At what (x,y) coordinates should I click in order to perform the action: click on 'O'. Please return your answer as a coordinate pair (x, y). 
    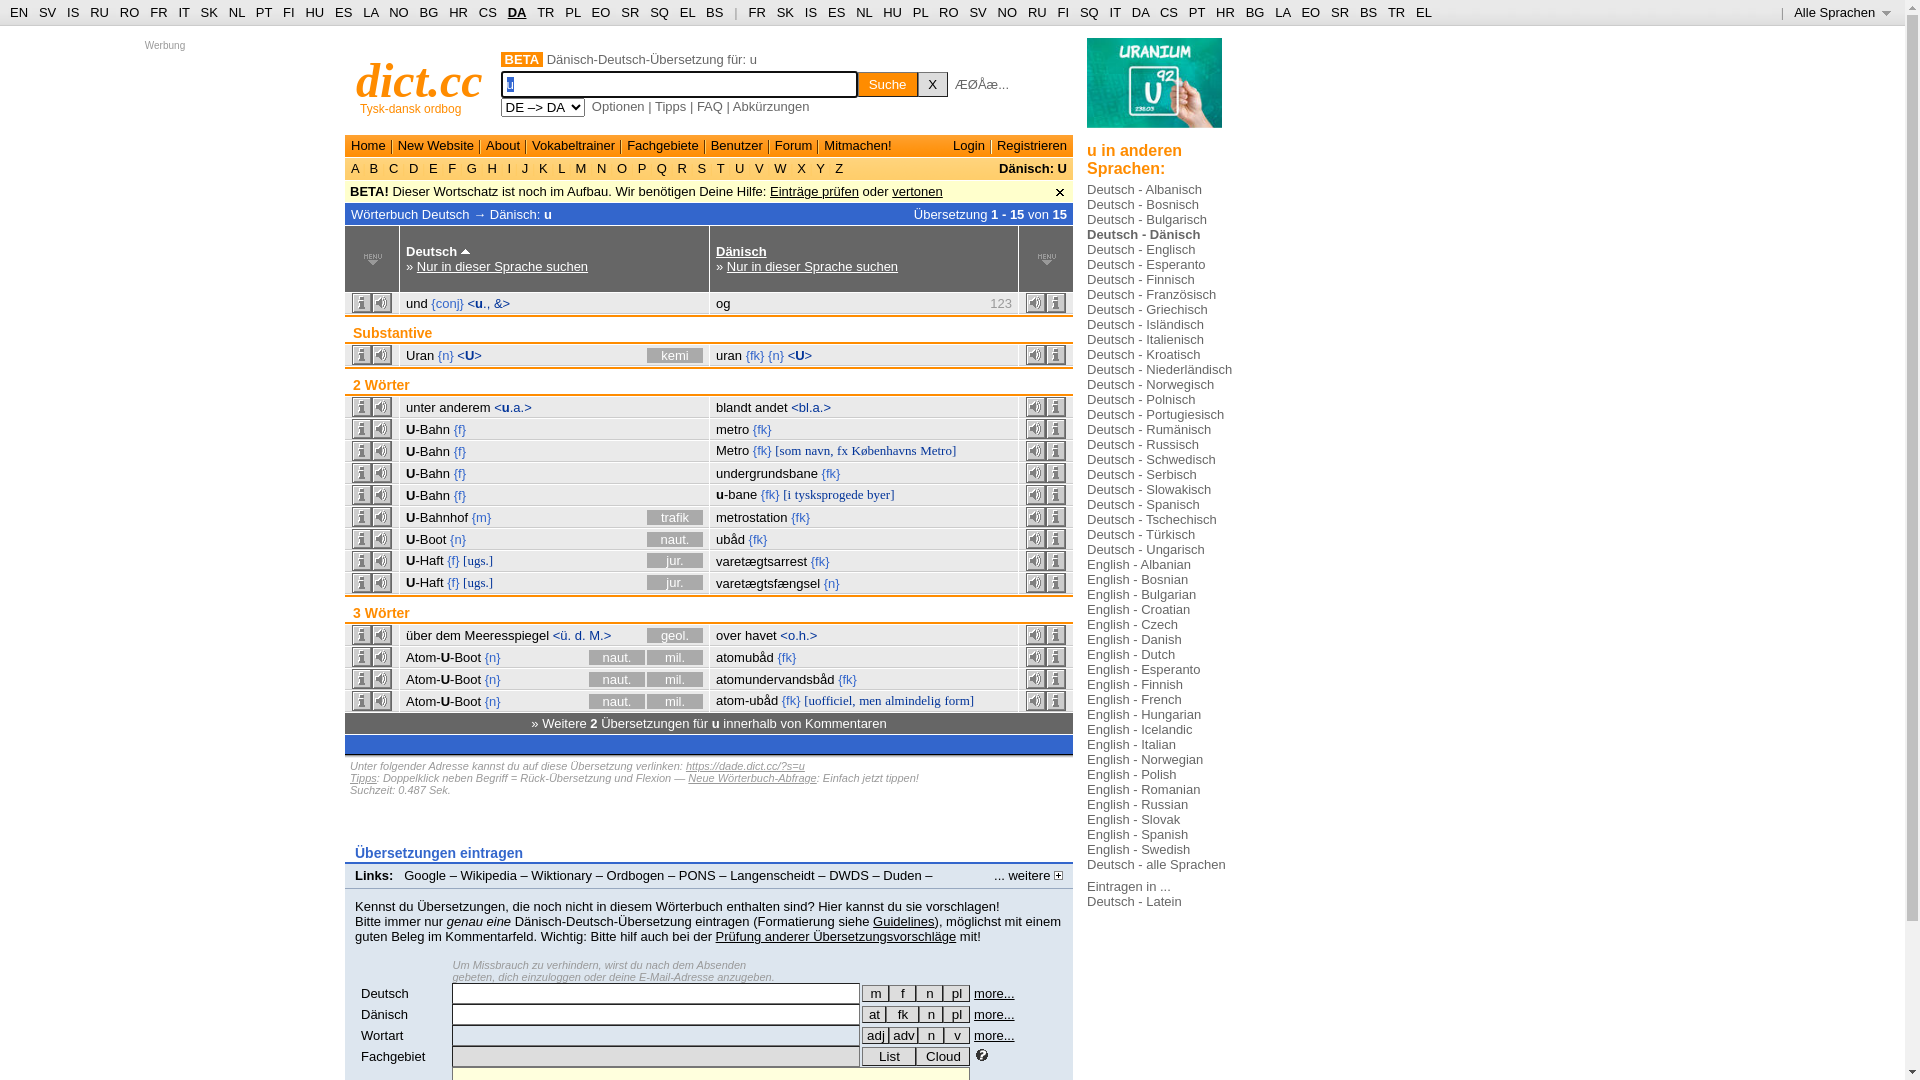
    Looking at the image, I should click on (620, 167).